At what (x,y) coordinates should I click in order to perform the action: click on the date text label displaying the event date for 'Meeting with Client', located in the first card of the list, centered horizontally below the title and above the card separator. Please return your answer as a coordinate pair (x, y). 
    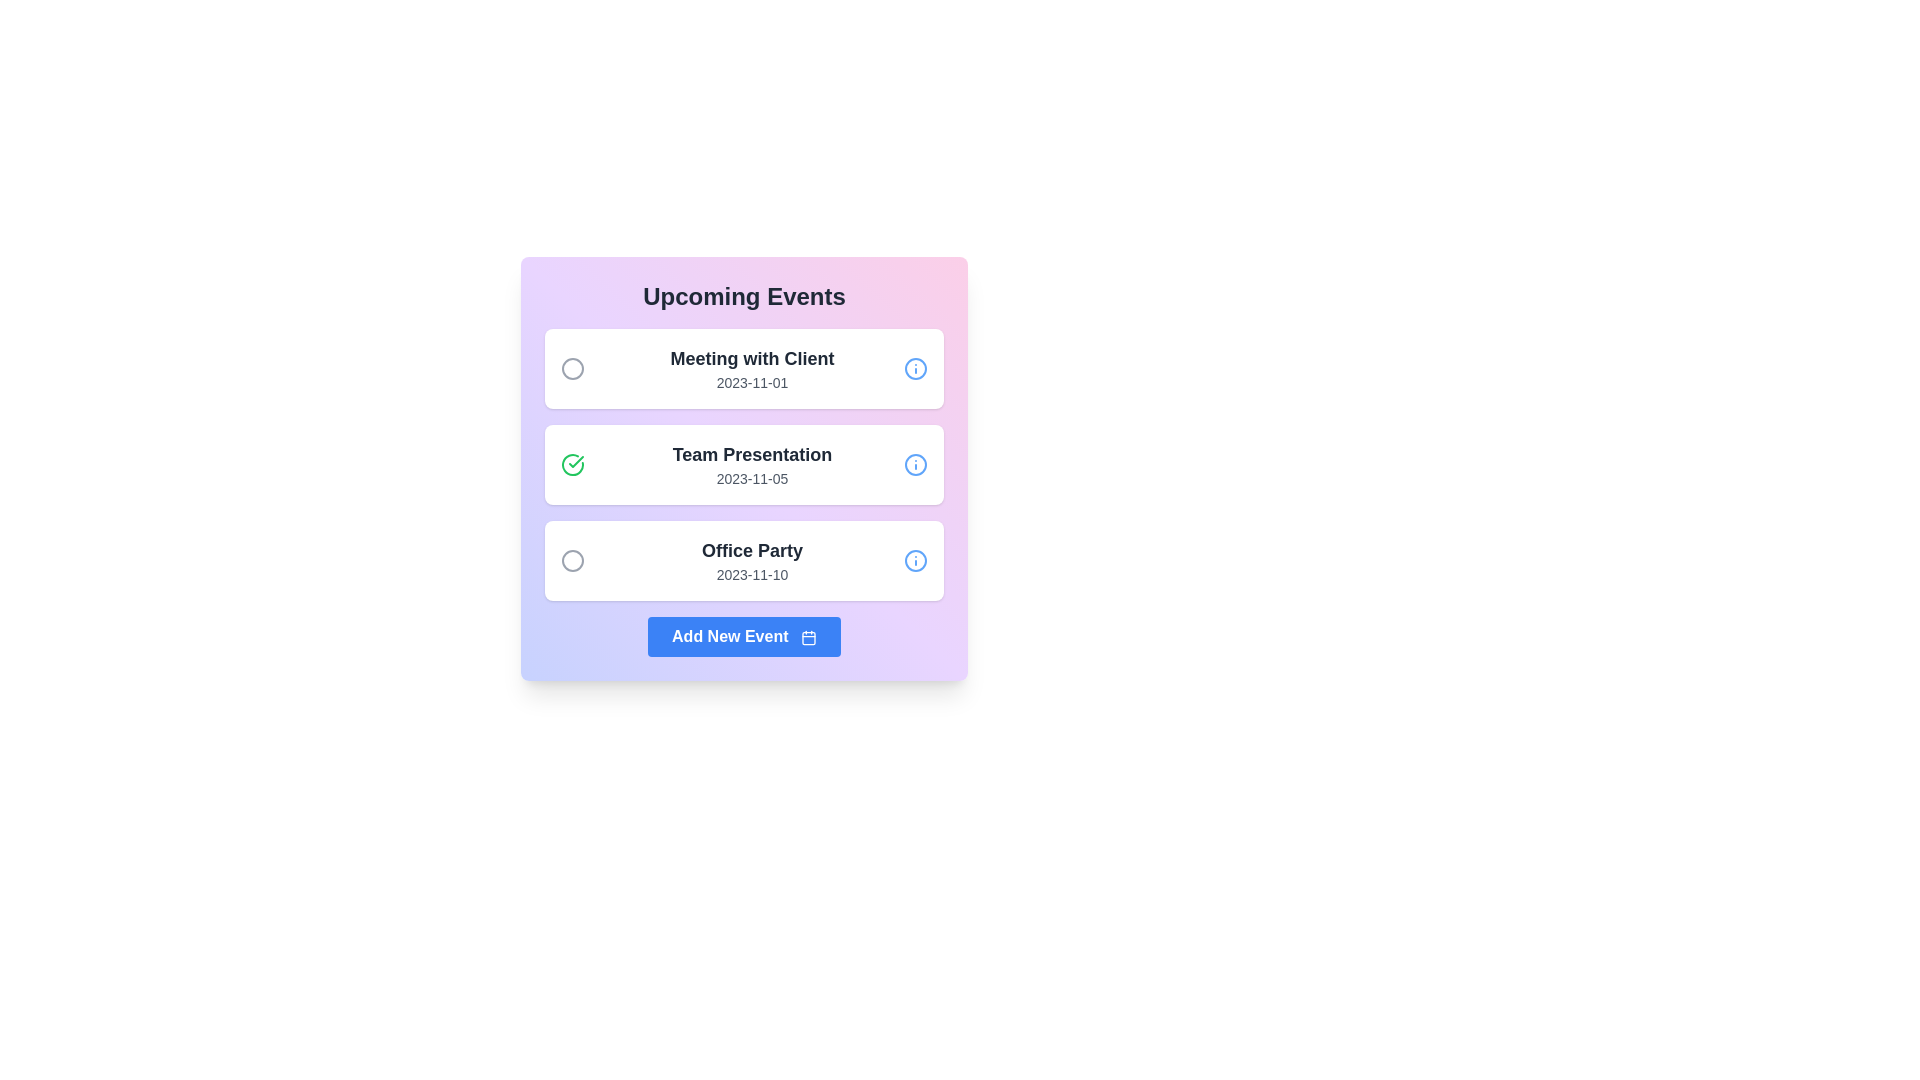
    Looking at the image, I should click on (751, 382).